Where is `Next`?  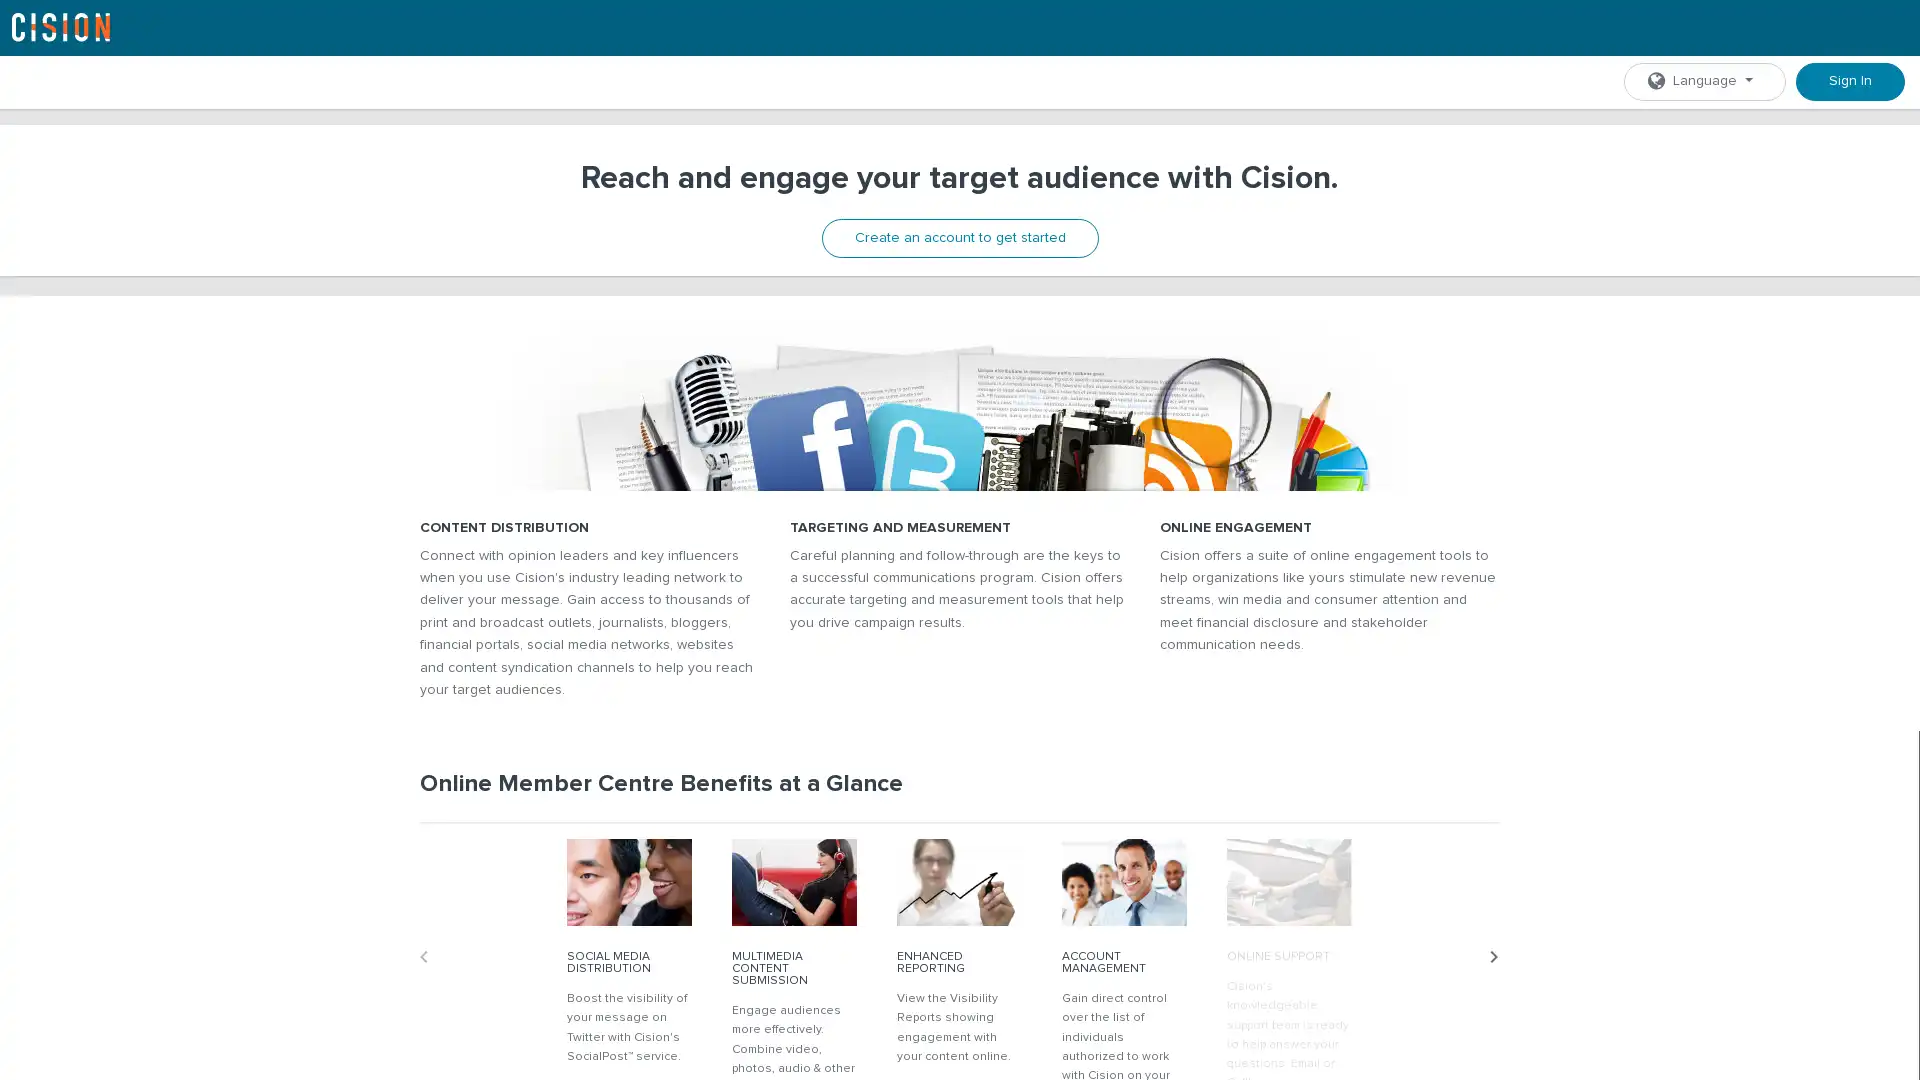 Next is located at coordinates (1498, 983).